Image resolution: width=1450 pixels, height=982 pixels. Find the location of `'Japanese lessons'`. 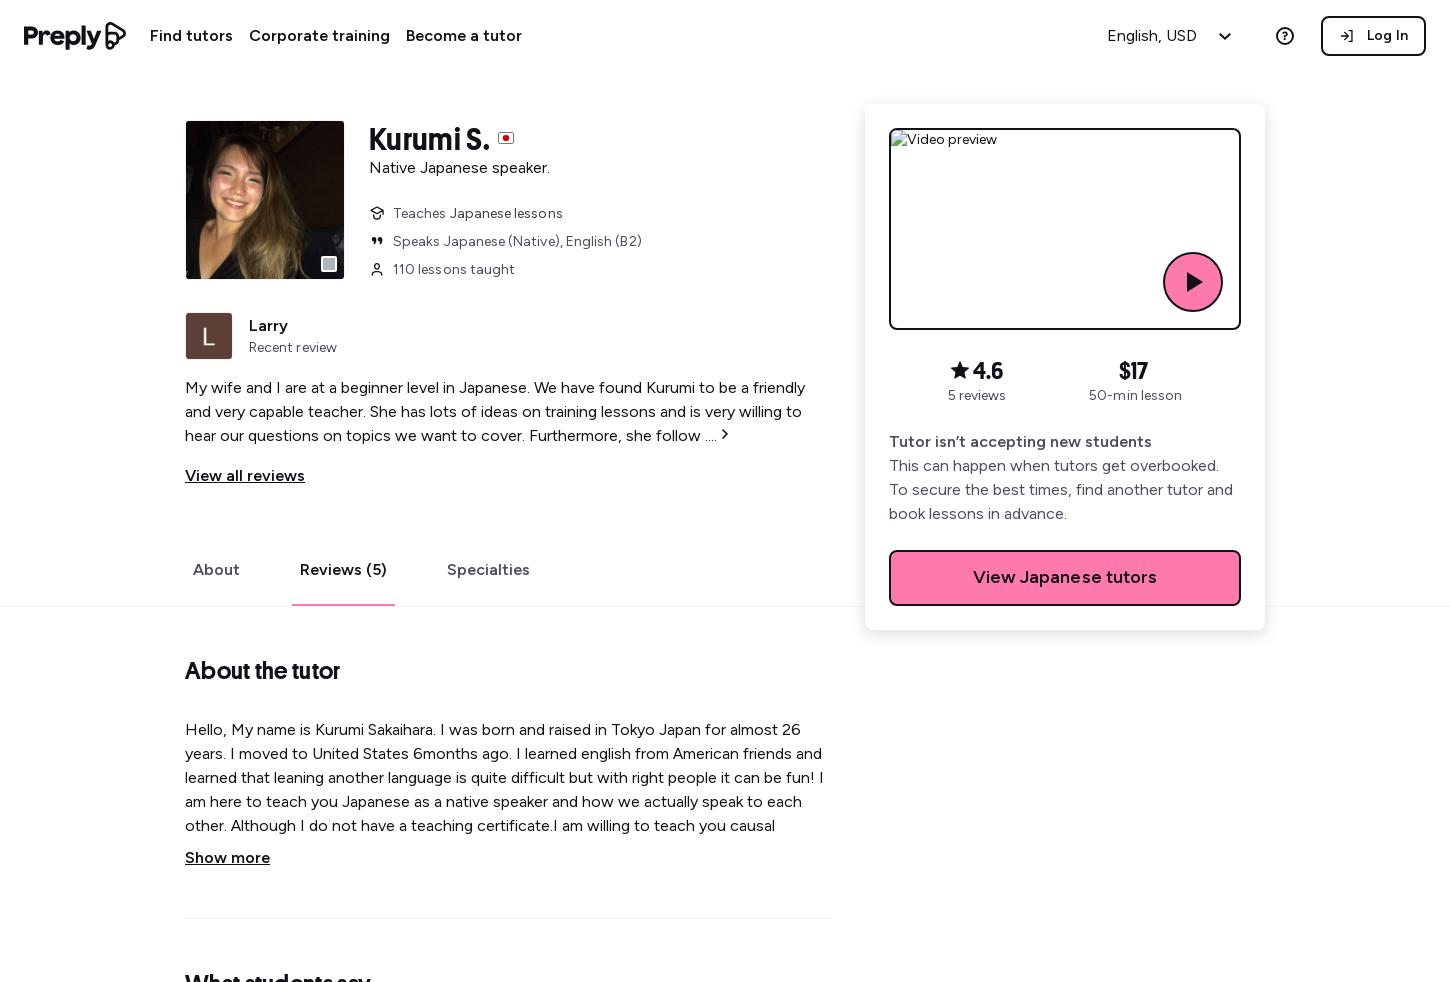

'Japanese lessons' is located at coordinates (505, 212).